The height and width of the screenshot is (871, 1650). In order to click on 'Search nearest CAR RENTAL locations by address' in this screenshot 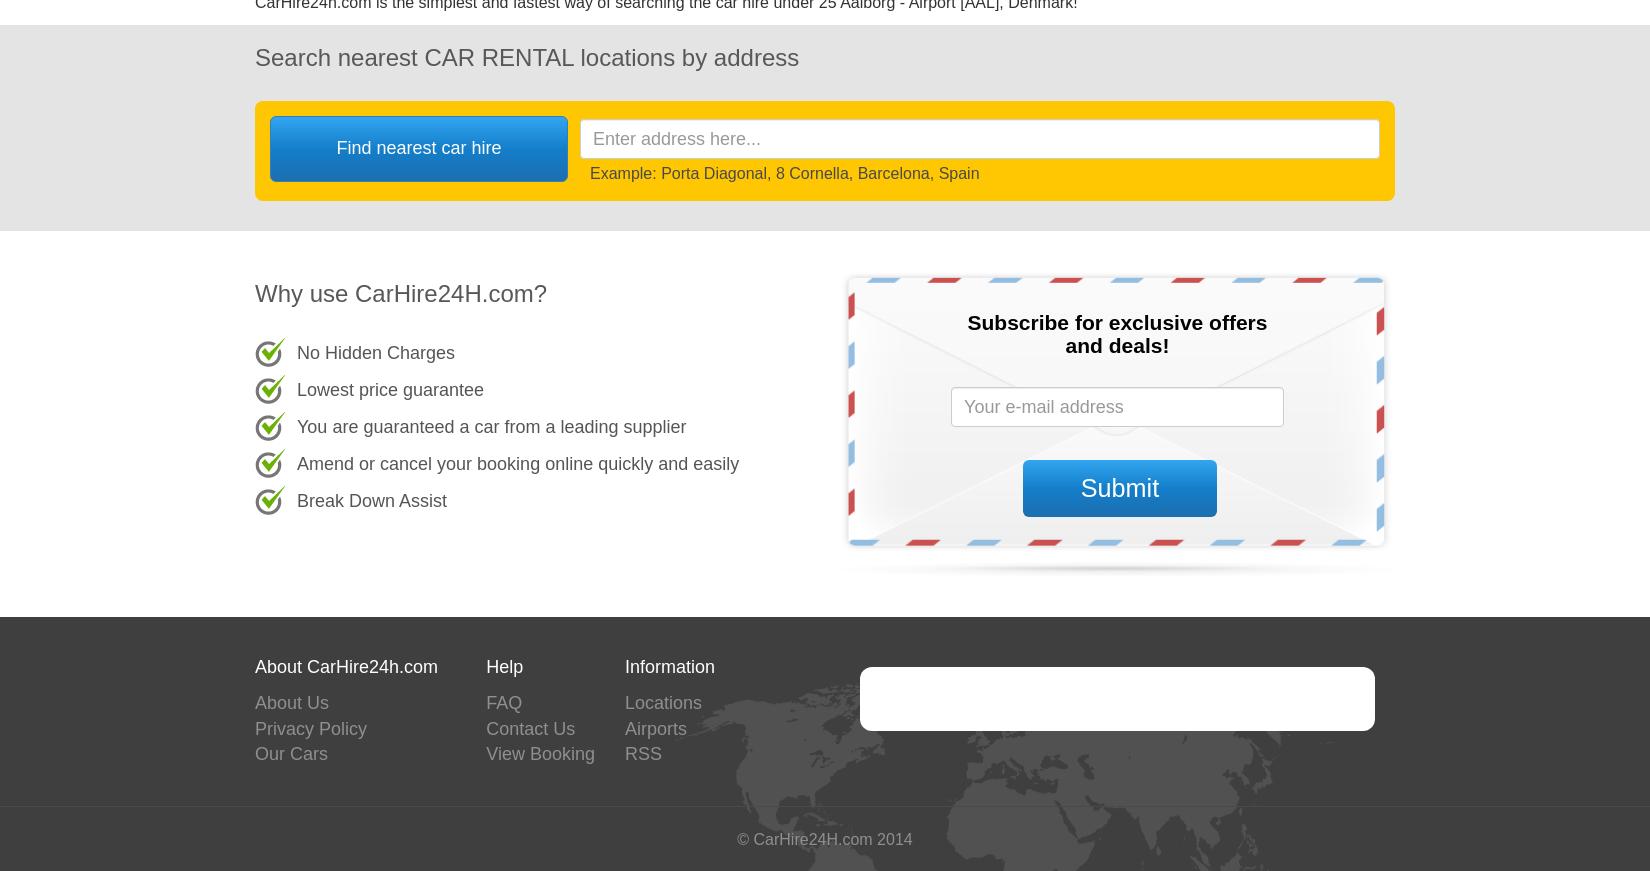, I will do `click(526, 55)`.